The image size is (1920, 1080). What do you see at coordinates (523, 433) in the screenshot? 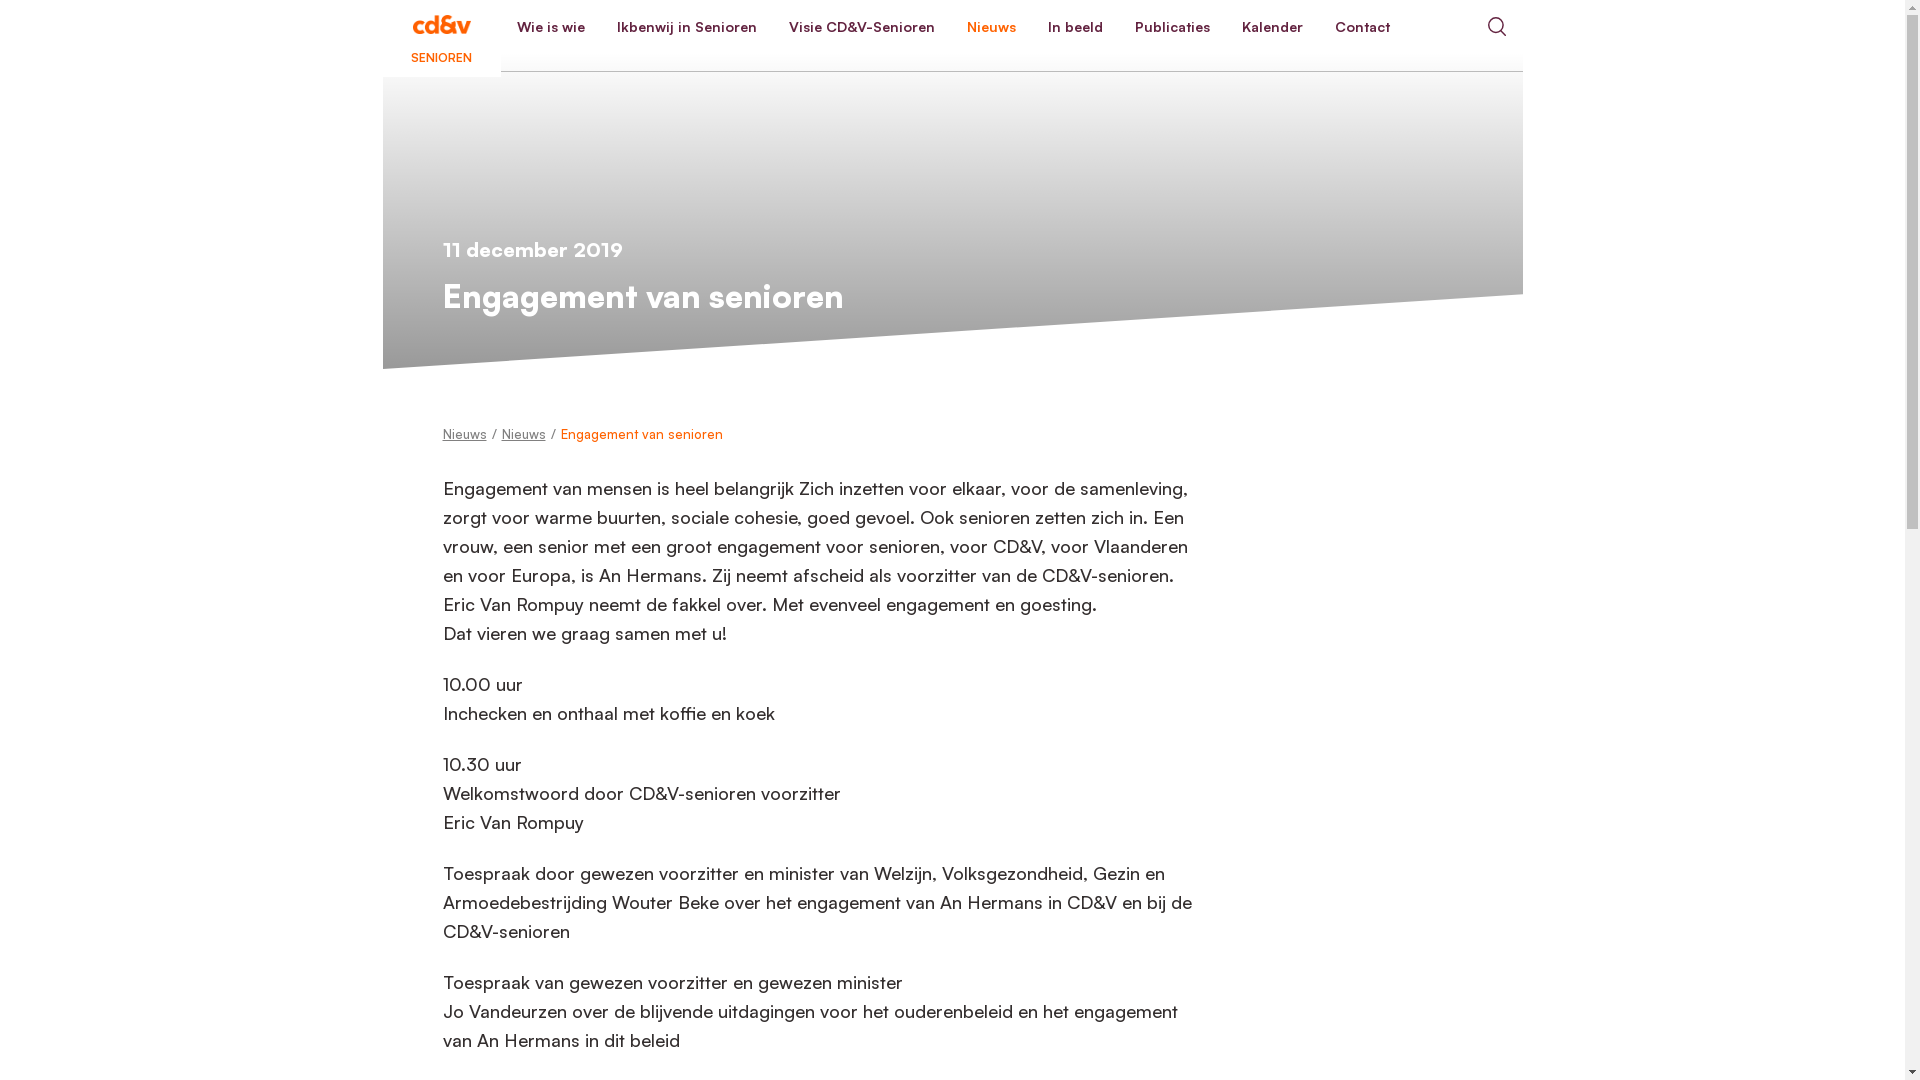
I see `'Nieuws'` at bounding box center [523, 433].